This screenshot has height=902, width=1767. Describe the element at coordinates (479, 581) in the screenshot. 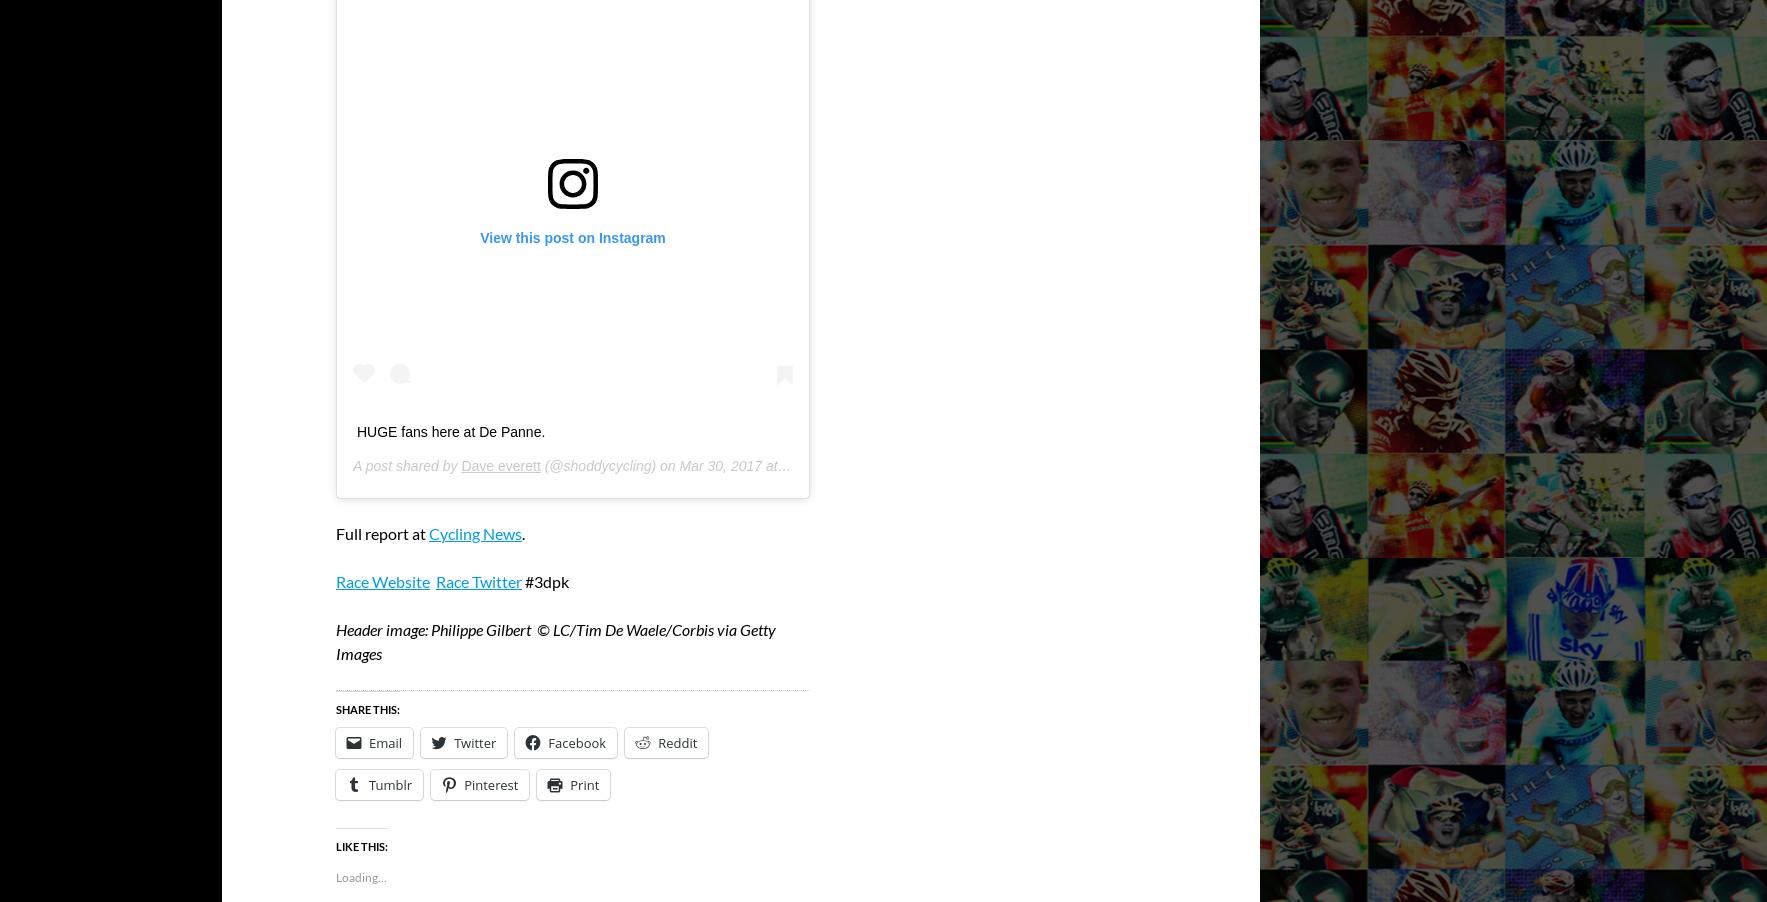

I see `'Race Twitter'` at that location.